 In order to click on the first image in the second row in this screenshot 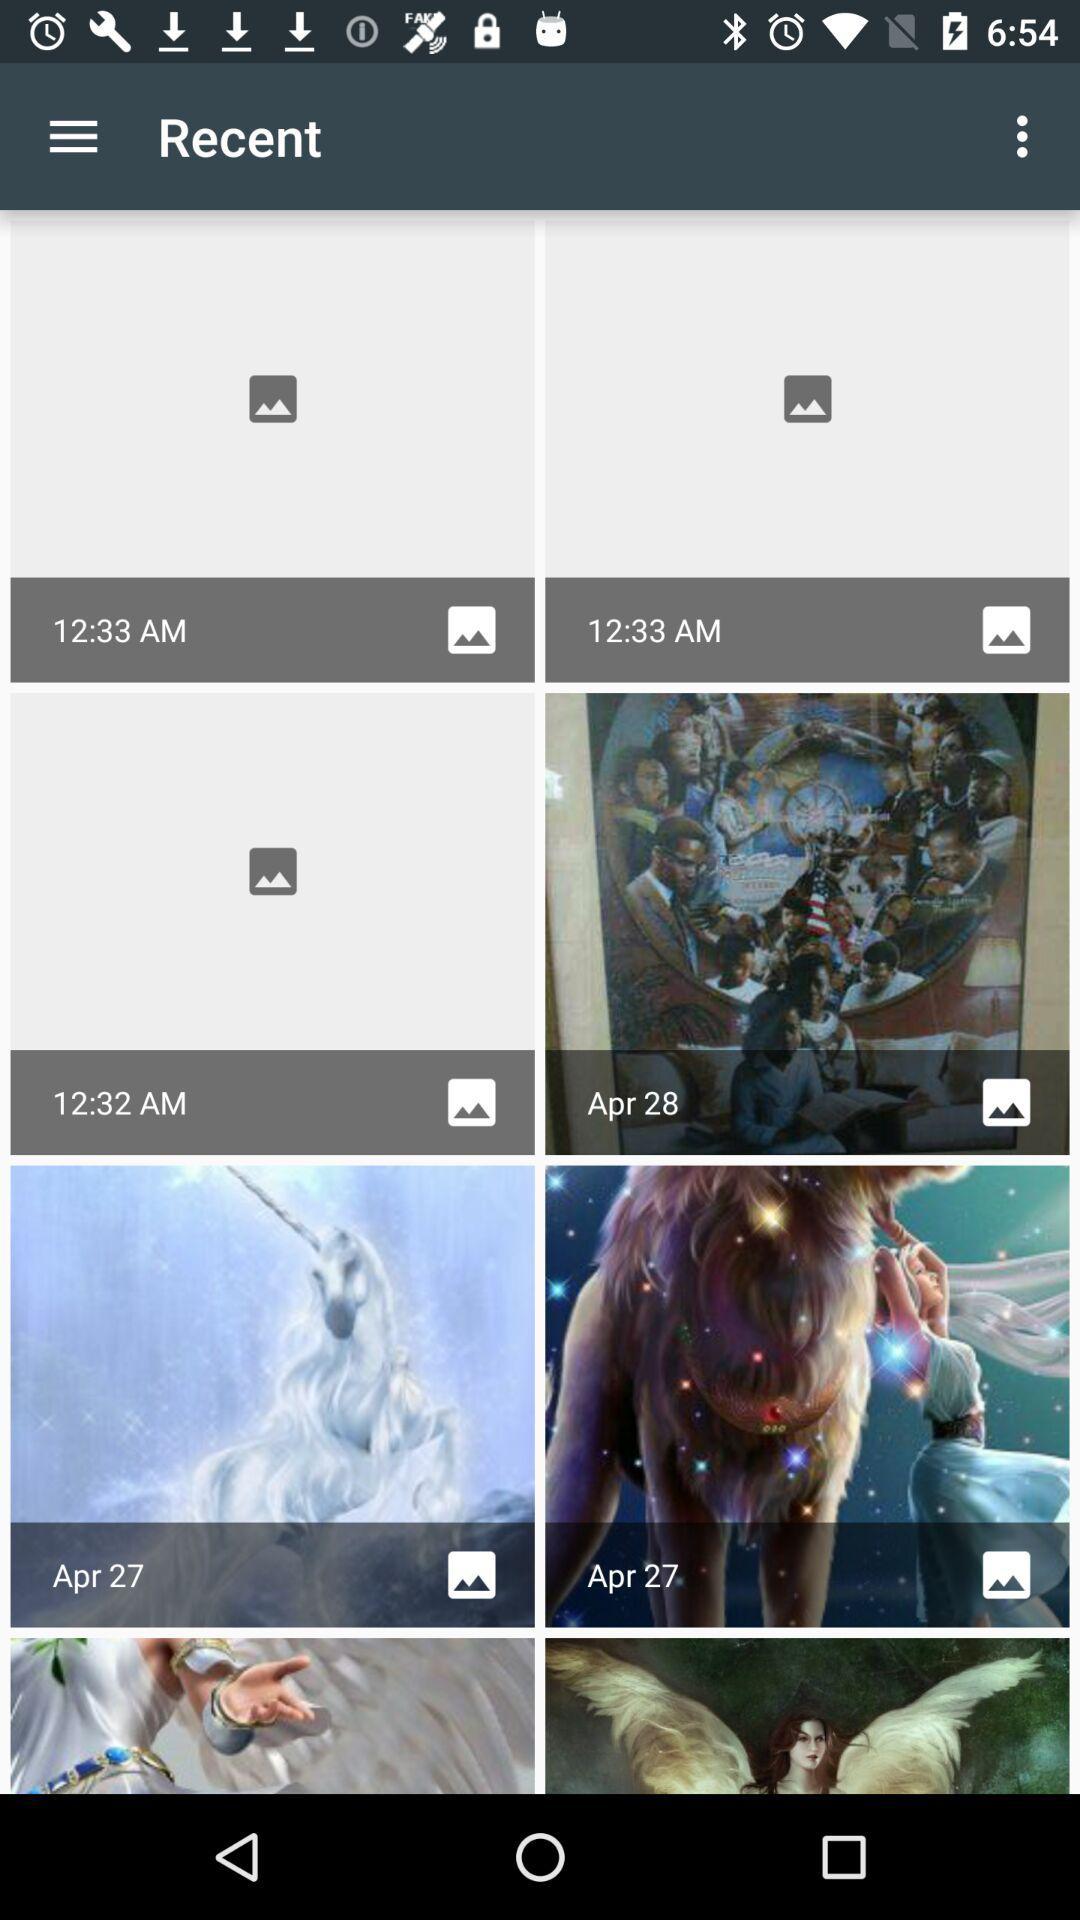, I will do `click(273, 871)`.